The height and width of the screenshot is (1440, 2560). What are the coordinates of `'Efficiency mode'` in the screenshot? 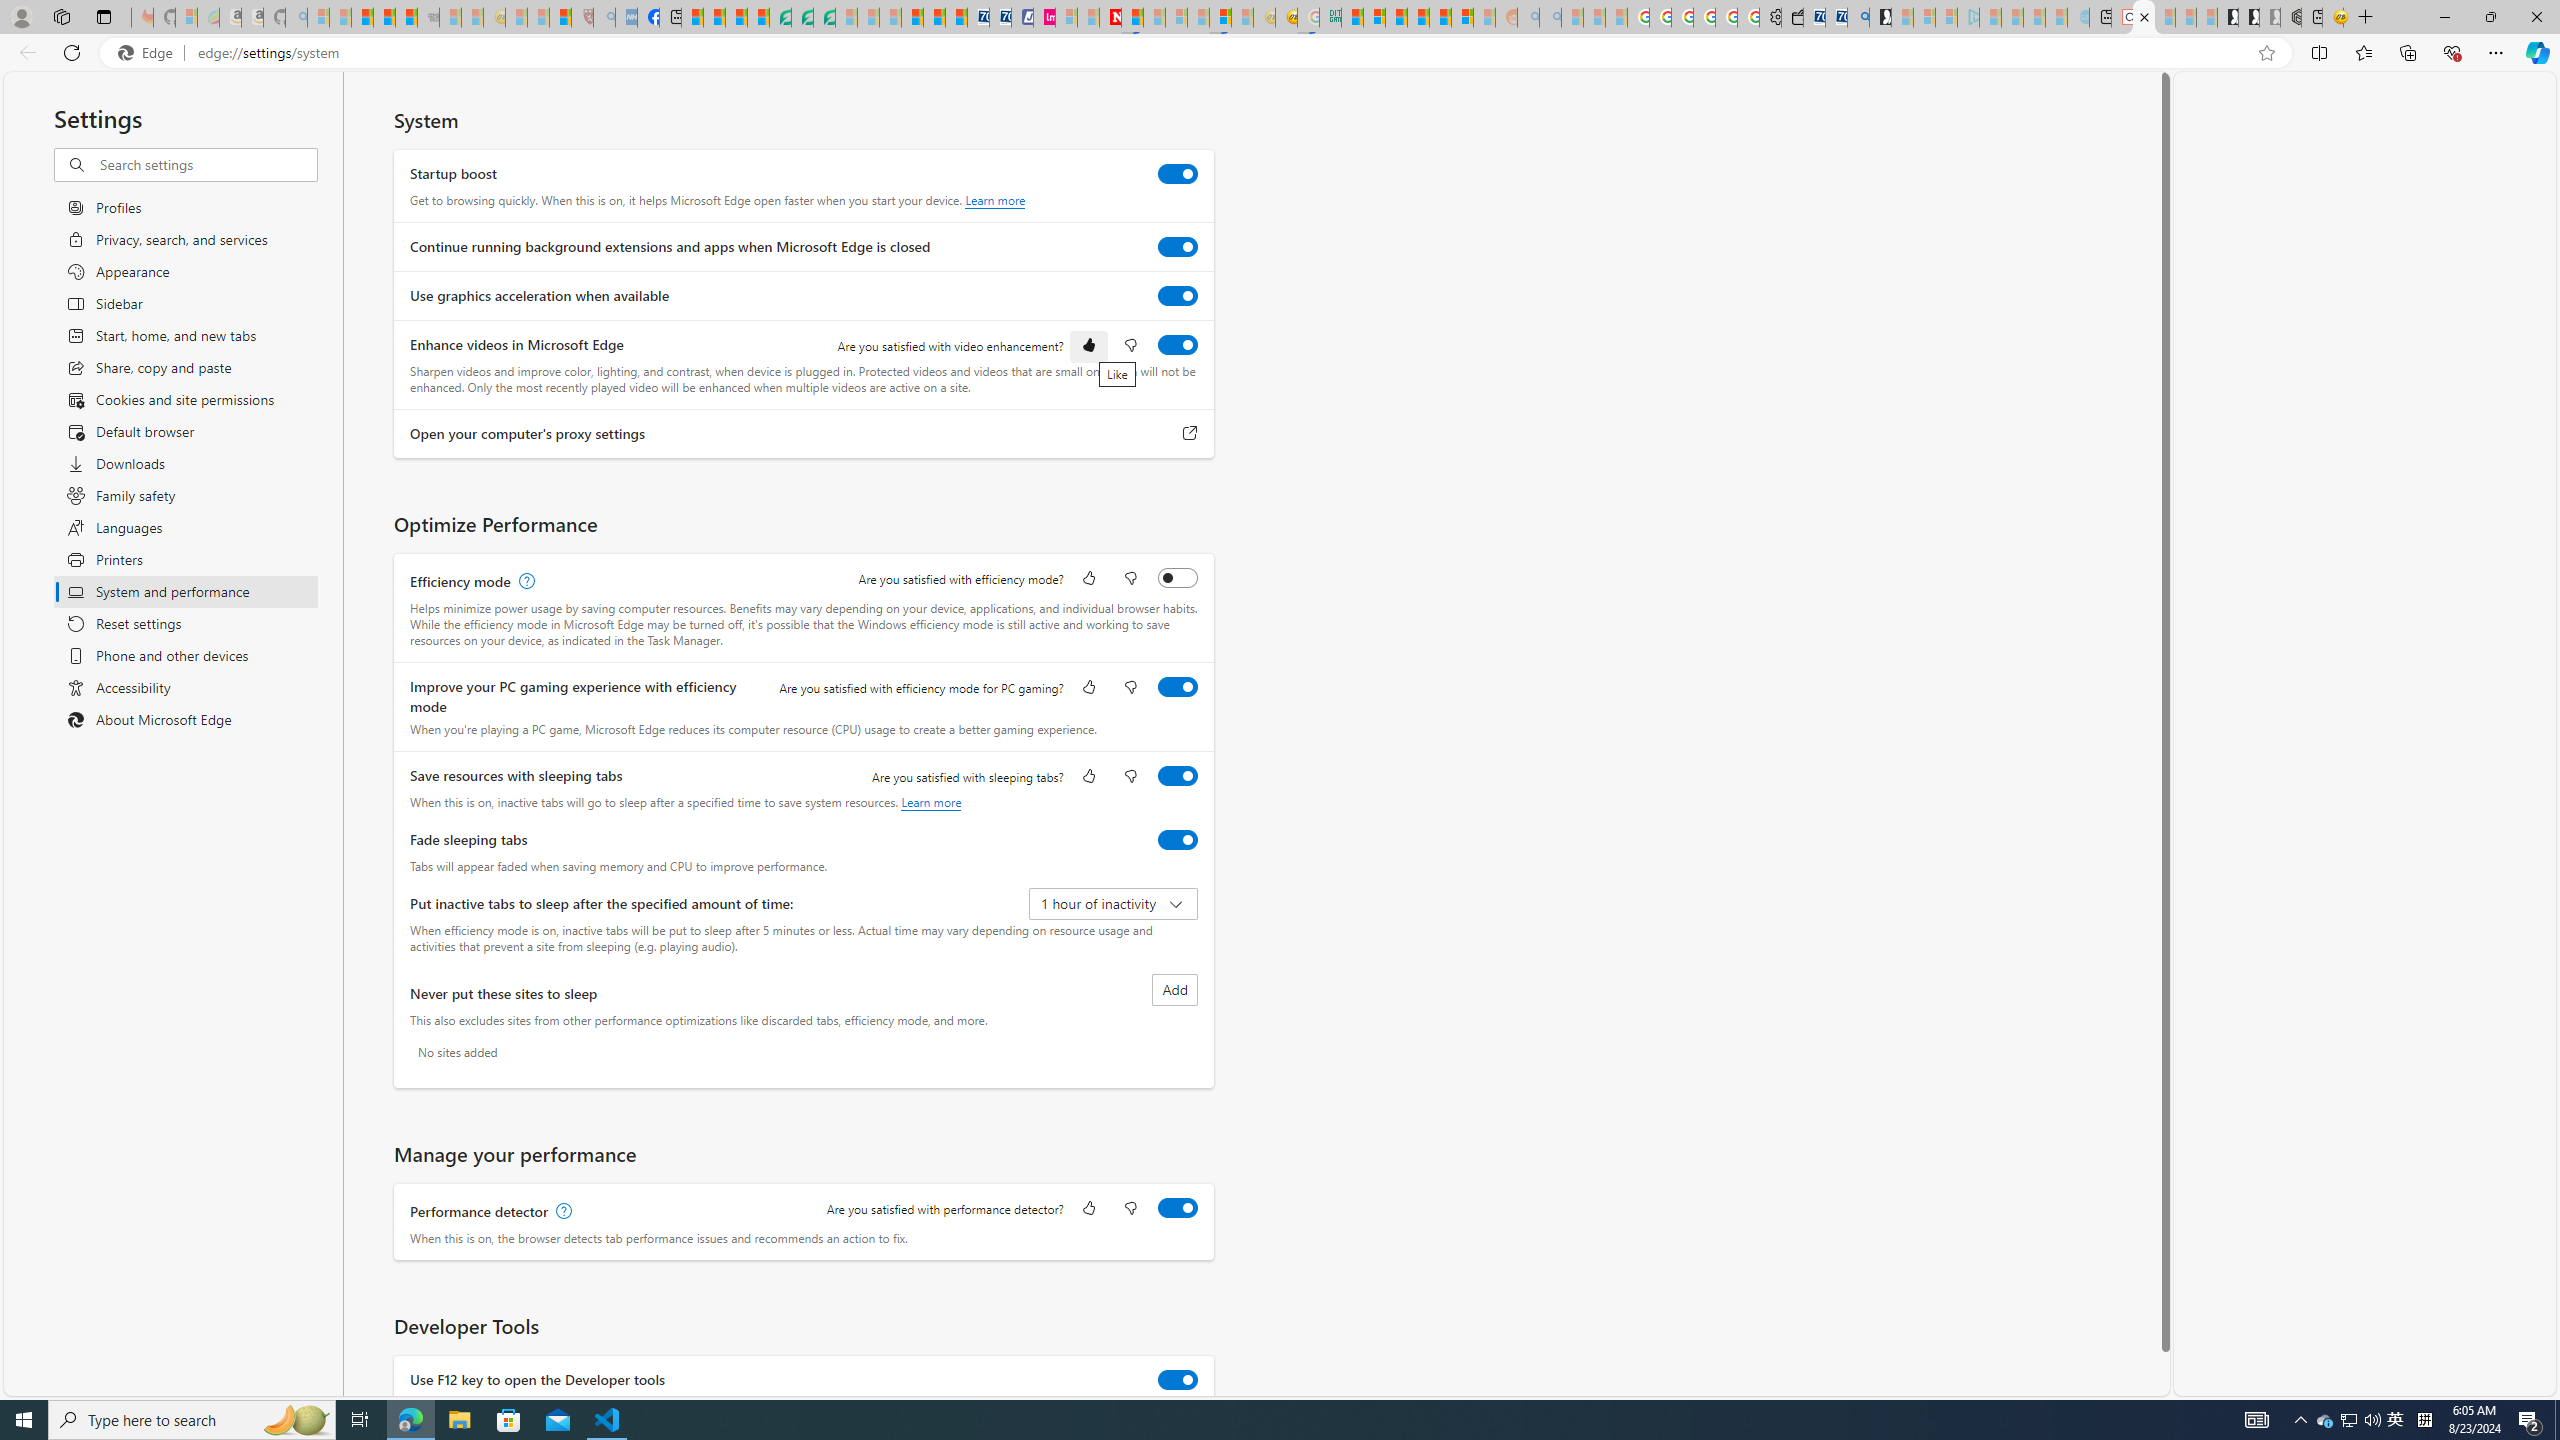 It's located at (1177, 577).